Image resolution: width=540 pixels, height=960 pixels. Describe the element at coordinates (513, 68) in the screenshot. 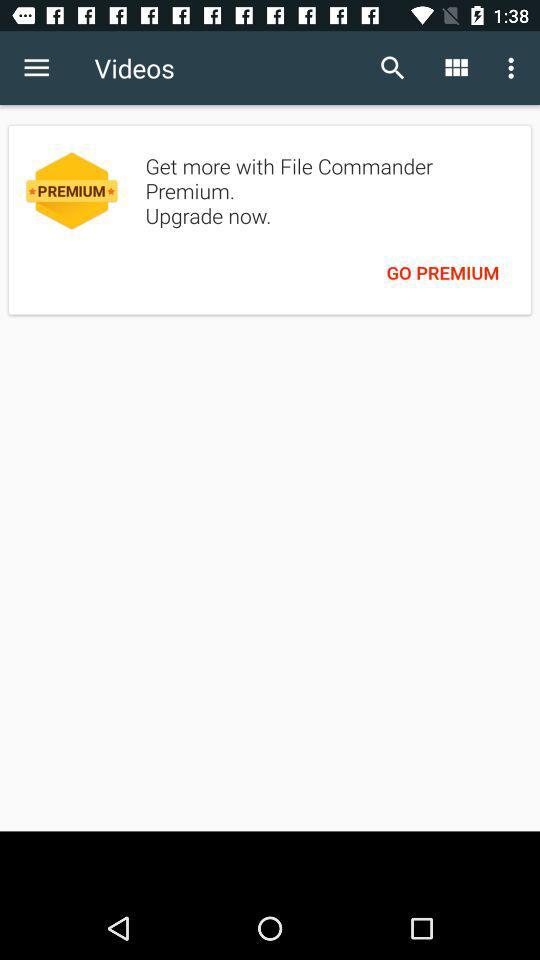

I see `the icon above get more with icon` at that location.